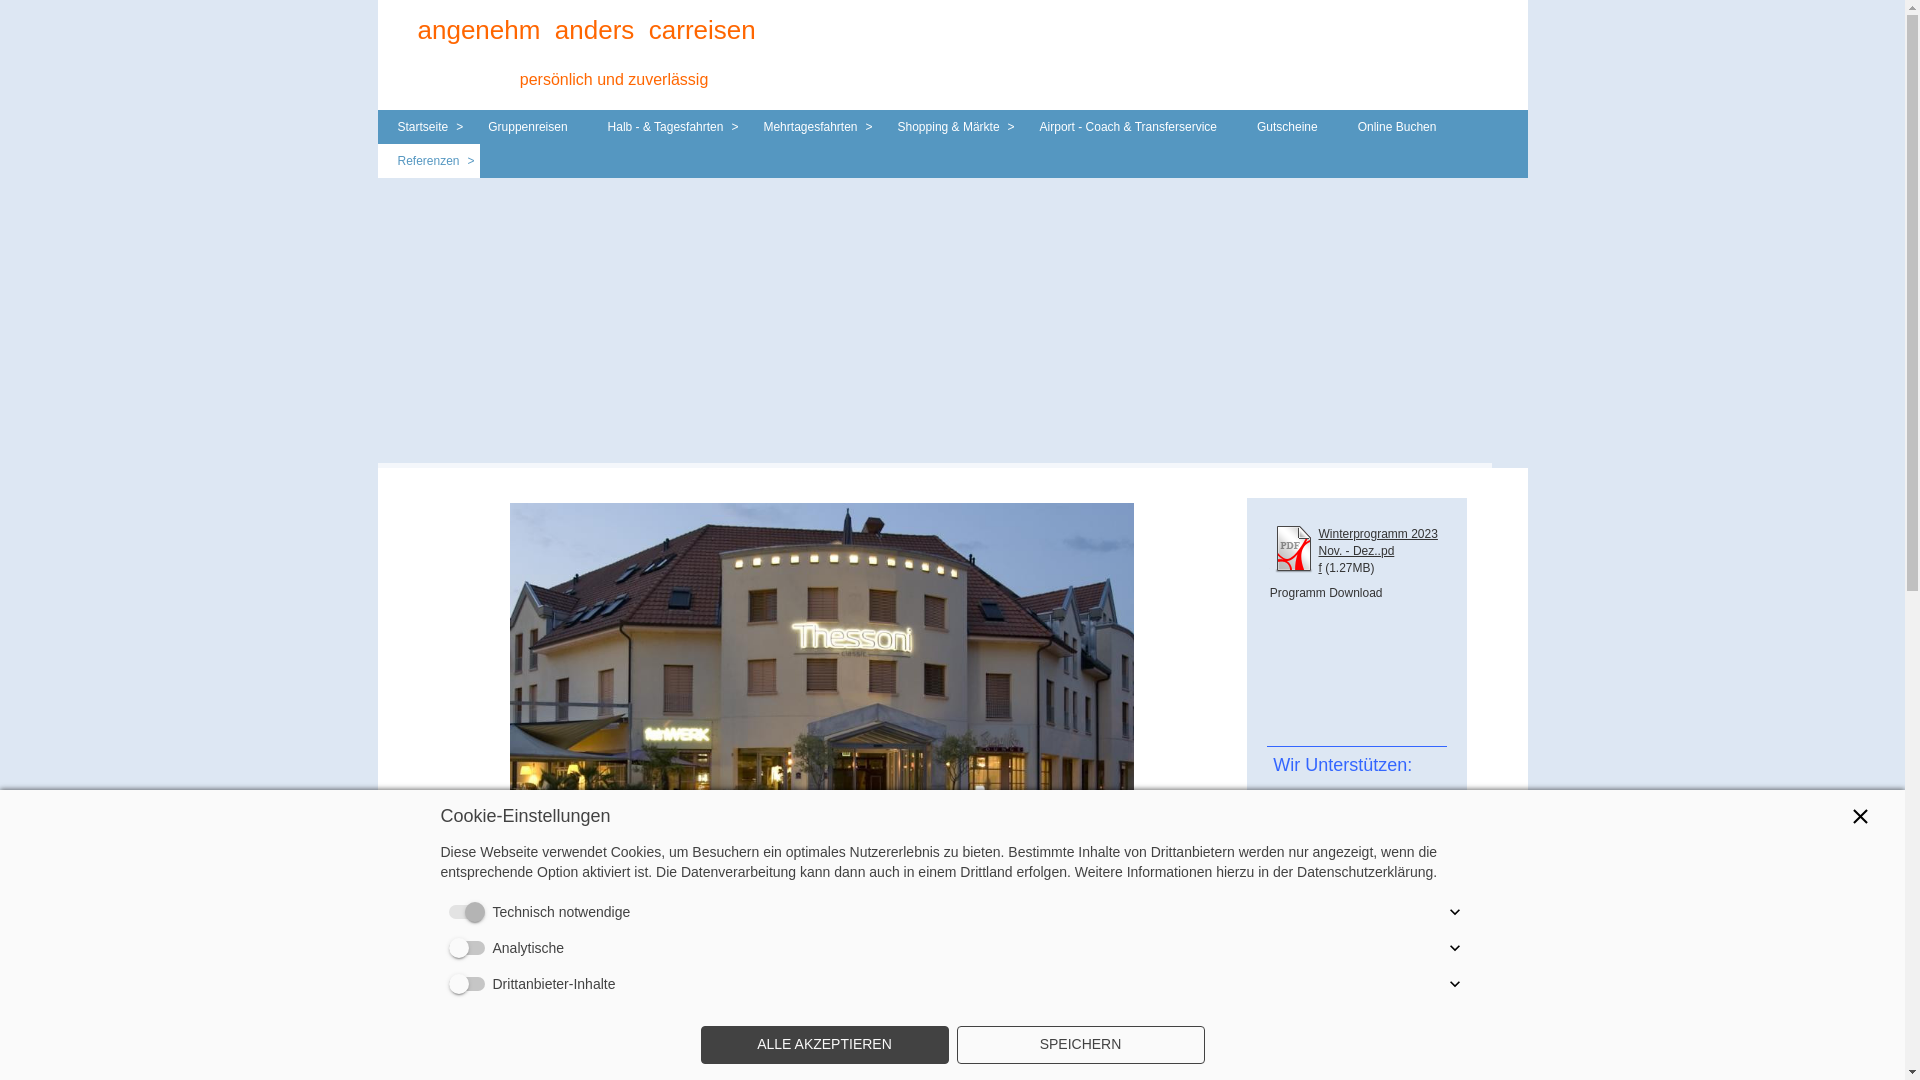 The image size is (1920, 1080). Describe the element at coordinates (1287, 127) in the screenshot. I see `'Gutscheine'` at that location.